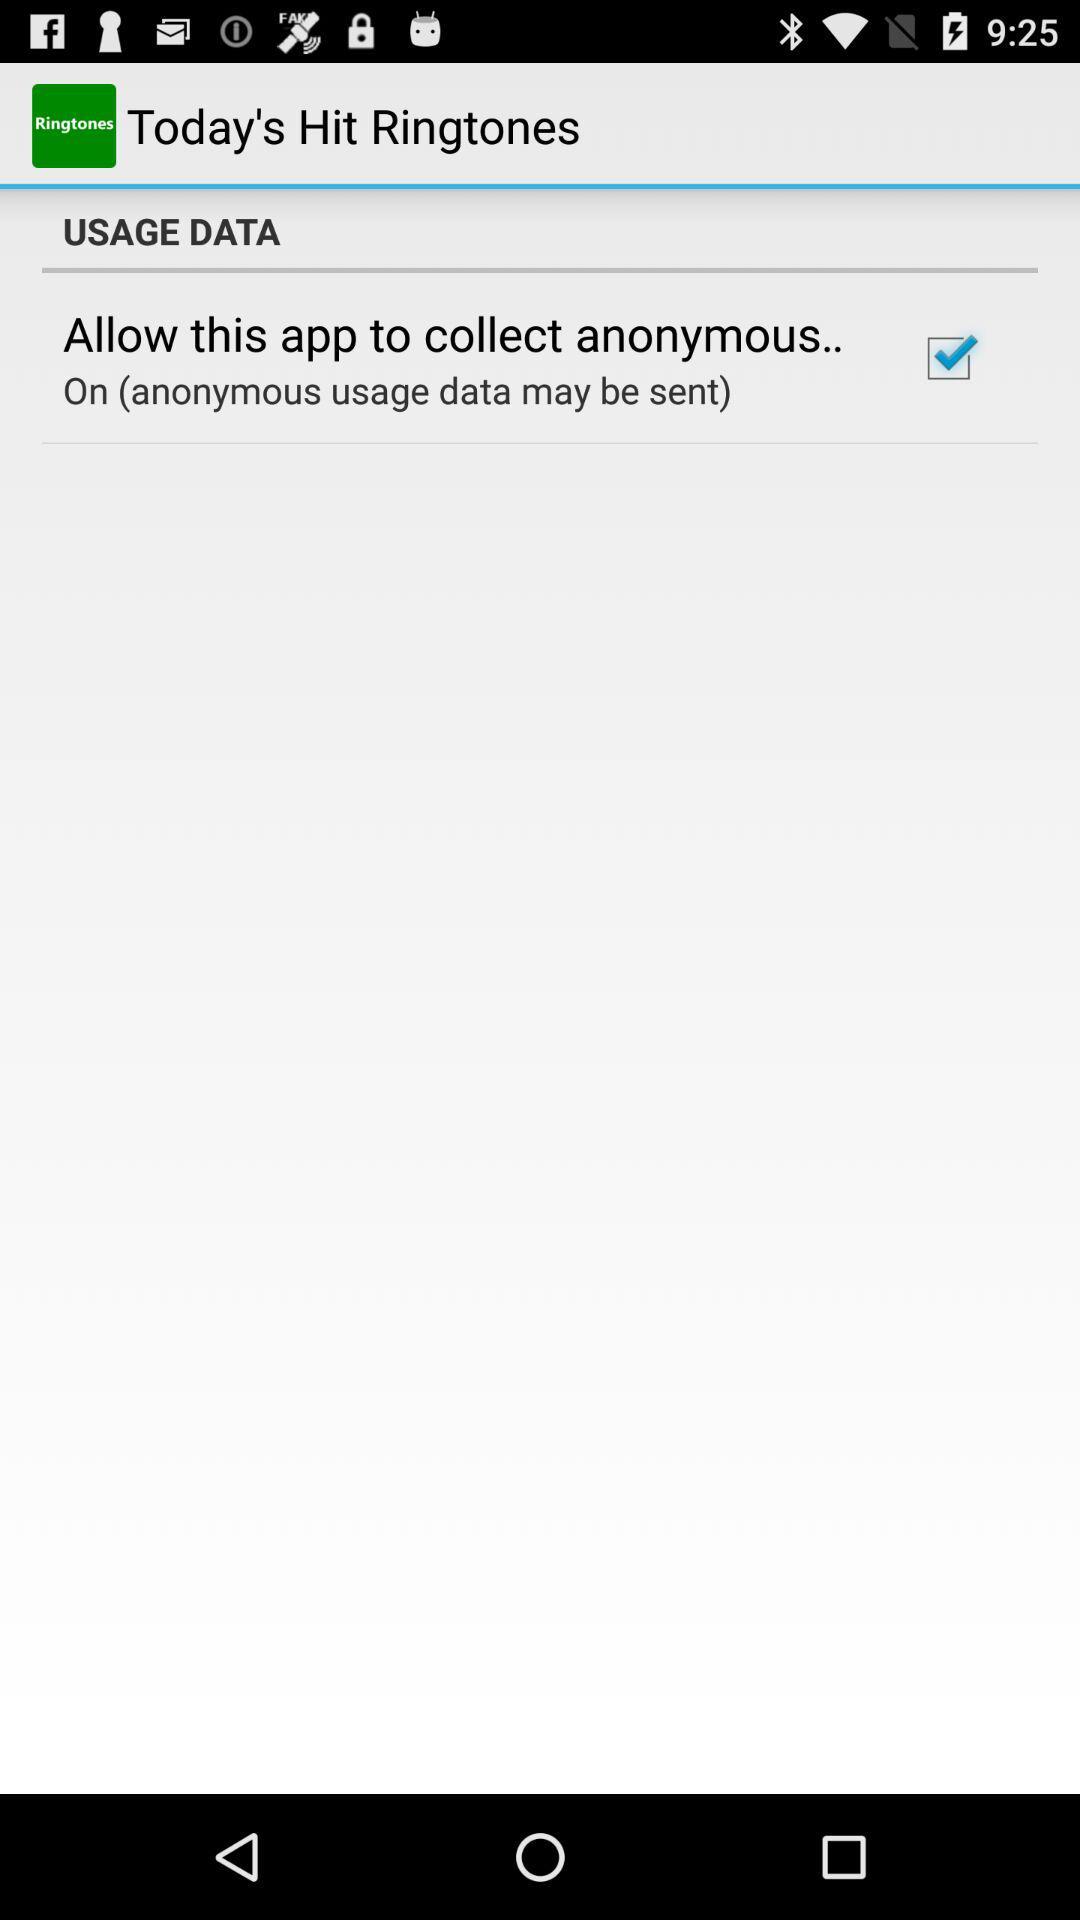 This screenshot has height=1920, width=1080. What do you see at coordinates (947, 358) in the screenshot?
I see `icon below usage data icon` at bounding box center [947, 358].